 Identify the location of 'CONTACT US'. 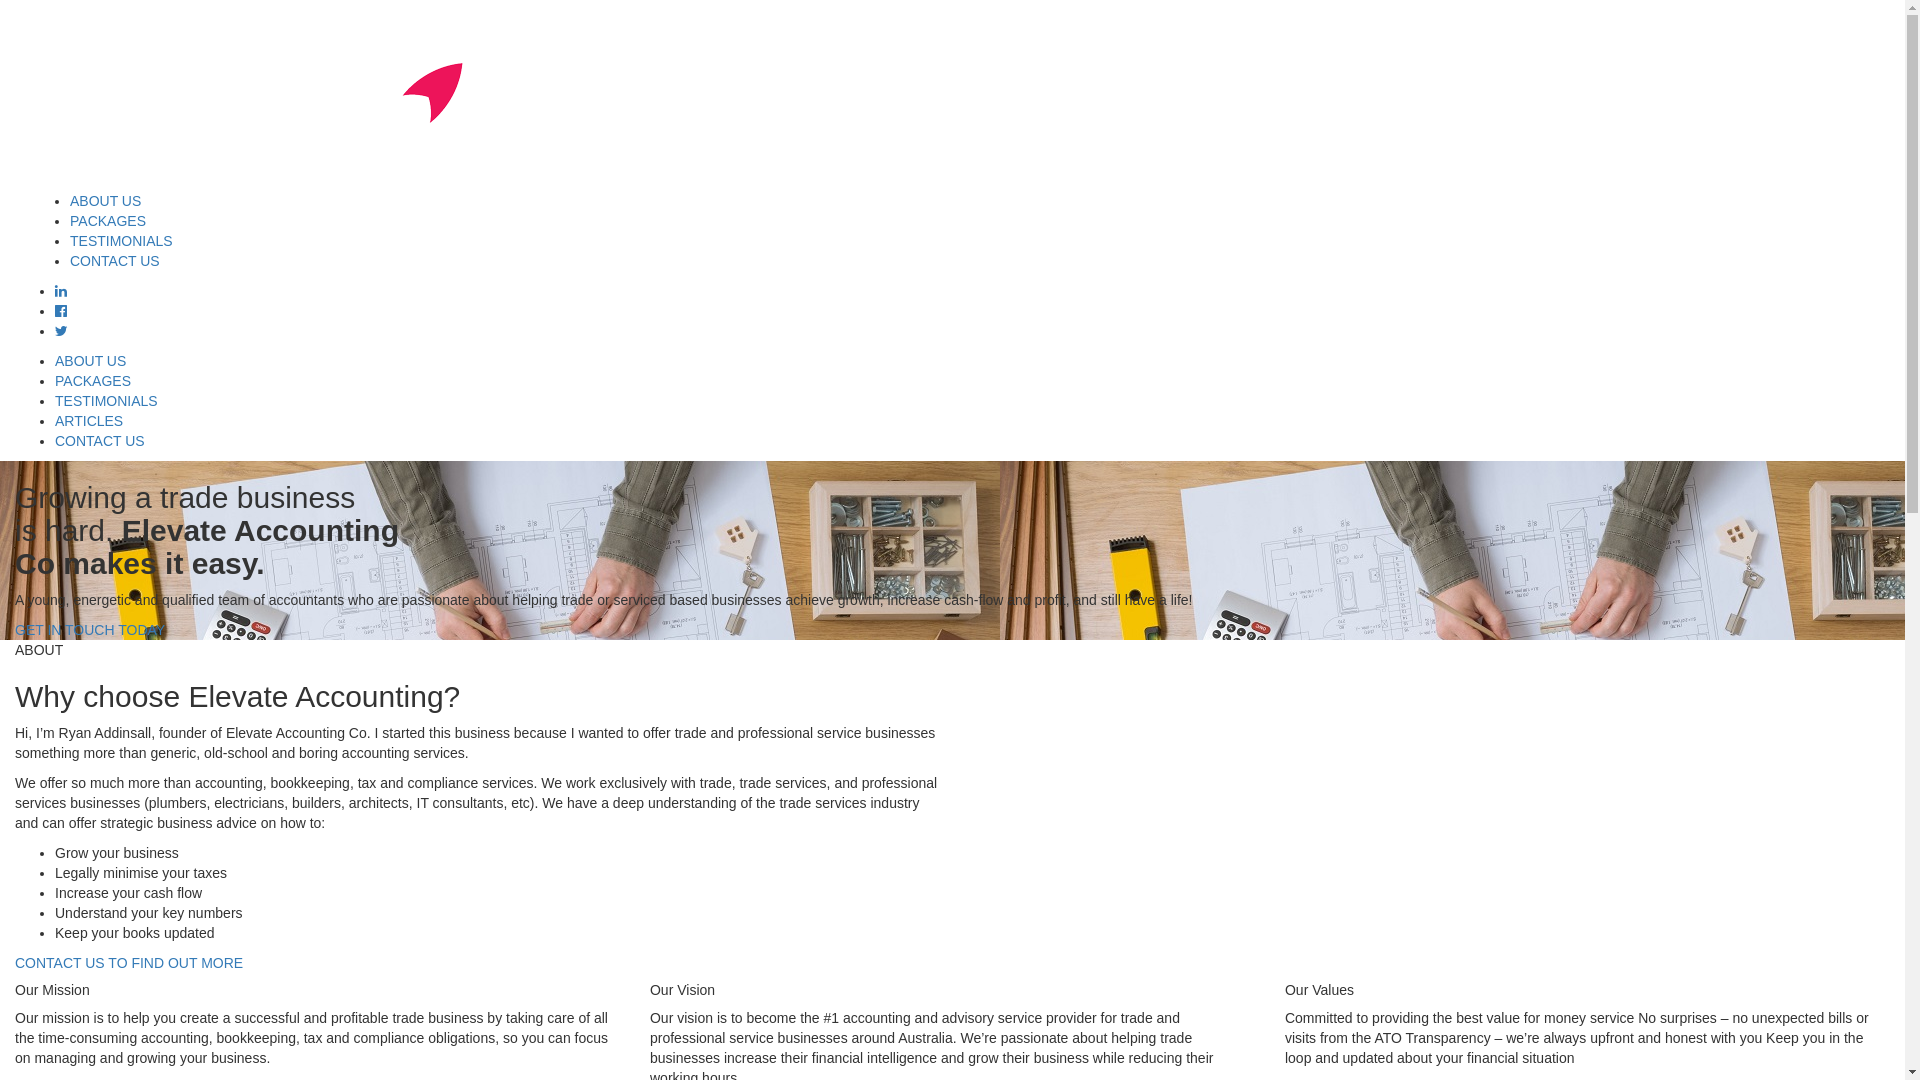
(99, 439).